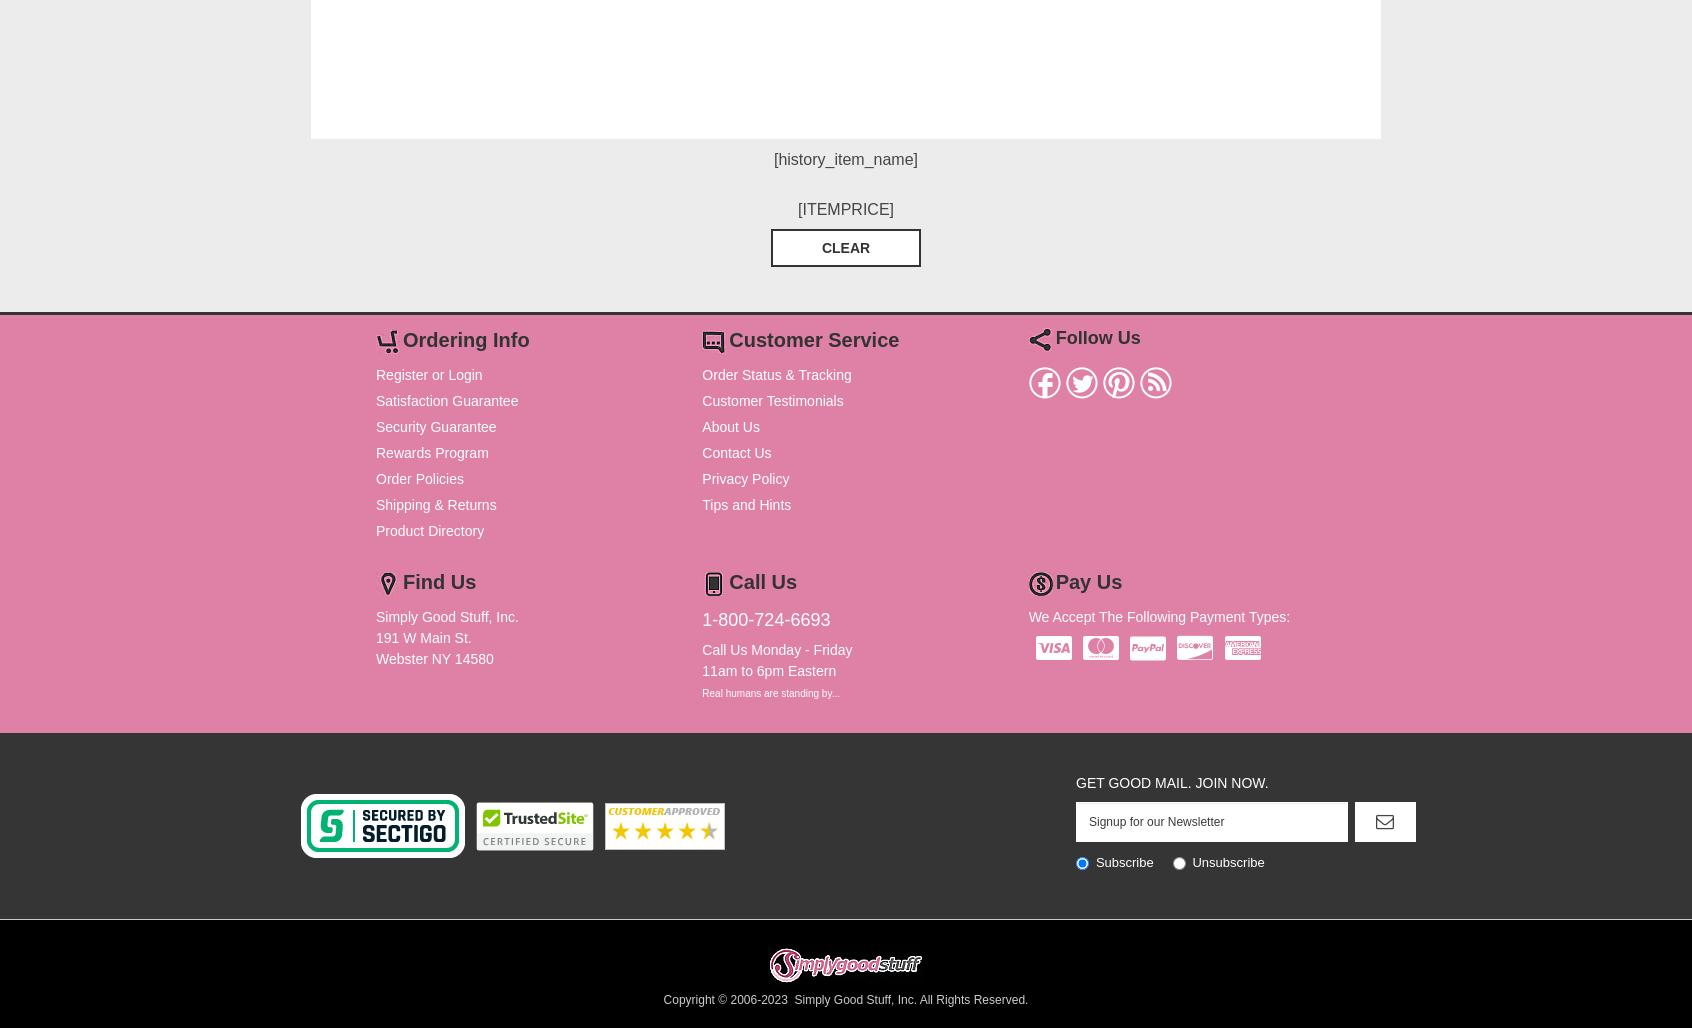  What do you see at coordinates (435, 503) in the screenshot?
I see `'Shipping & Returns'` at bounding box center [435, 503].